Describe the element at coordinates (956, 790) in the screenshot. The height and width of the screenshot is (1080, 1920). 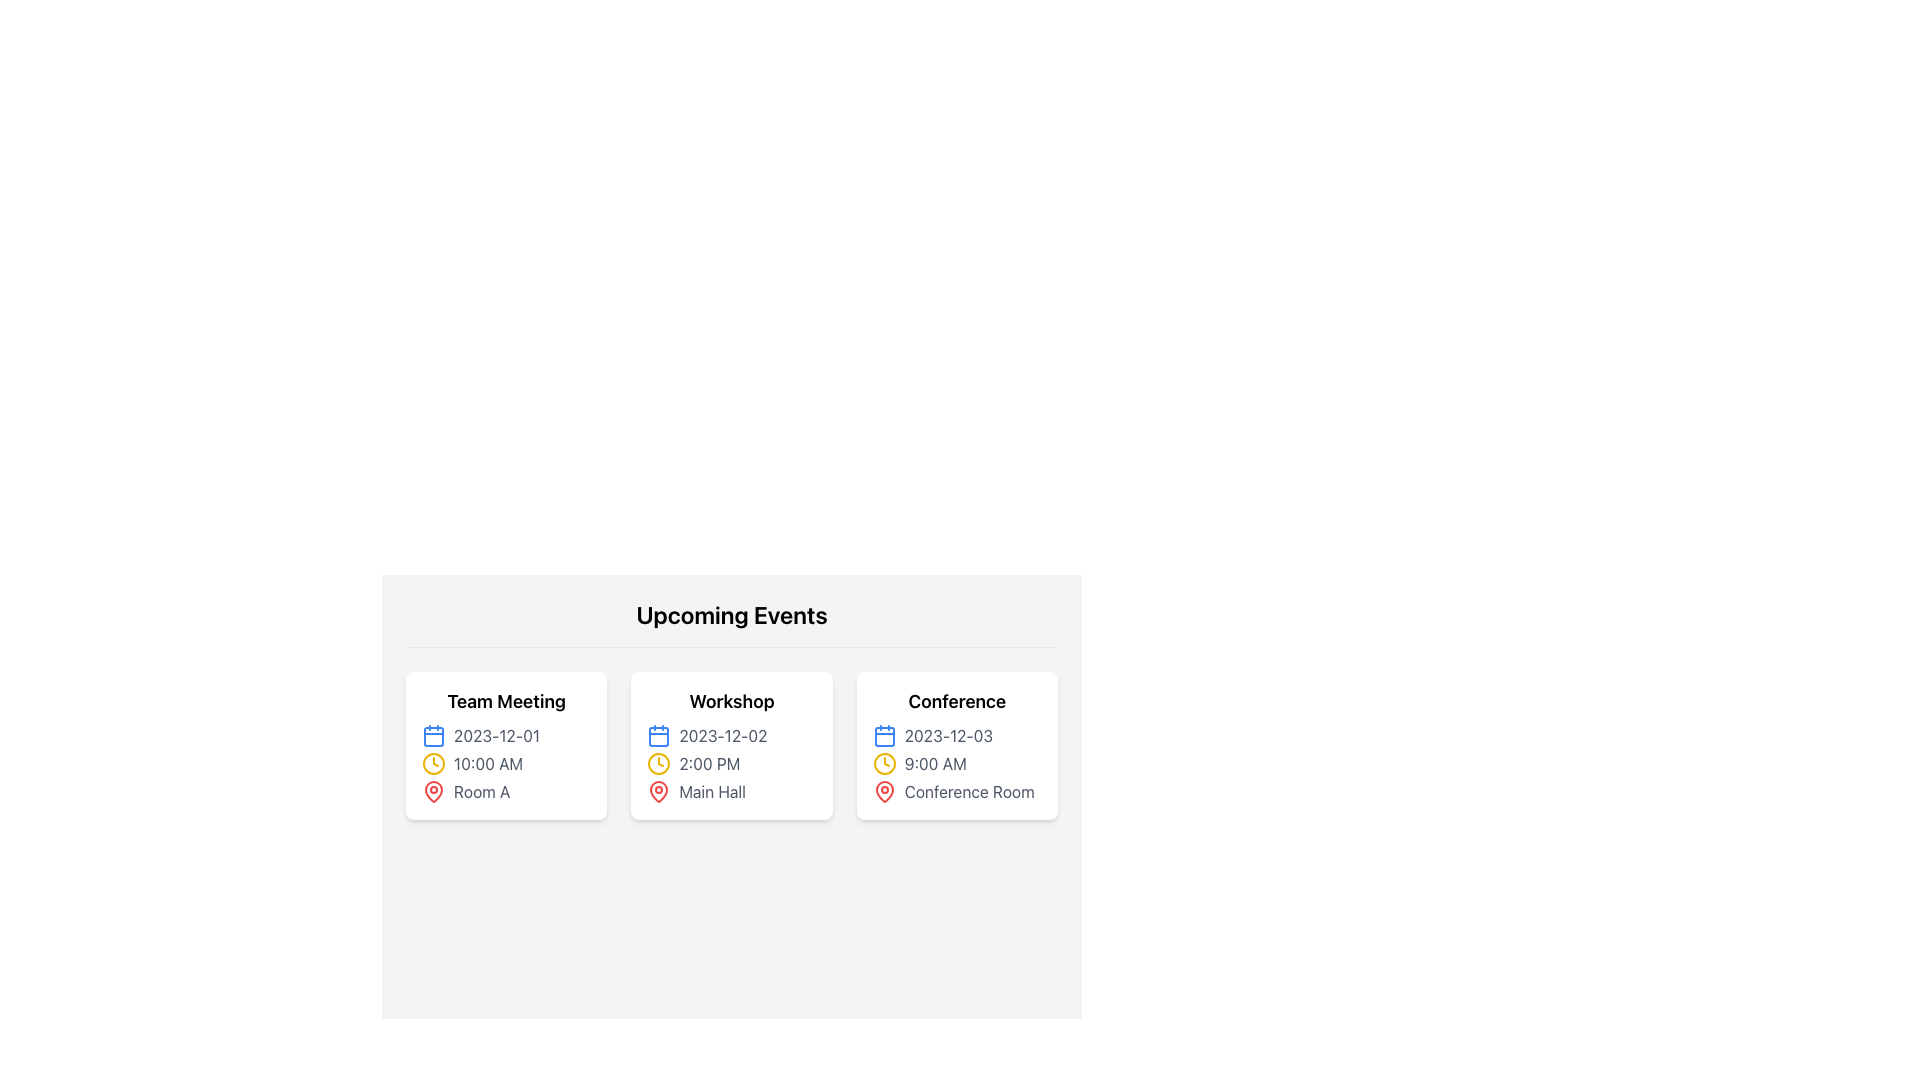
I see `the element consisting of a red location pin icon followed by the text 'Conference Room' in gray font, located in the rightmost event card labeled 'Conference' under 'Upcoming Events'` at that location.